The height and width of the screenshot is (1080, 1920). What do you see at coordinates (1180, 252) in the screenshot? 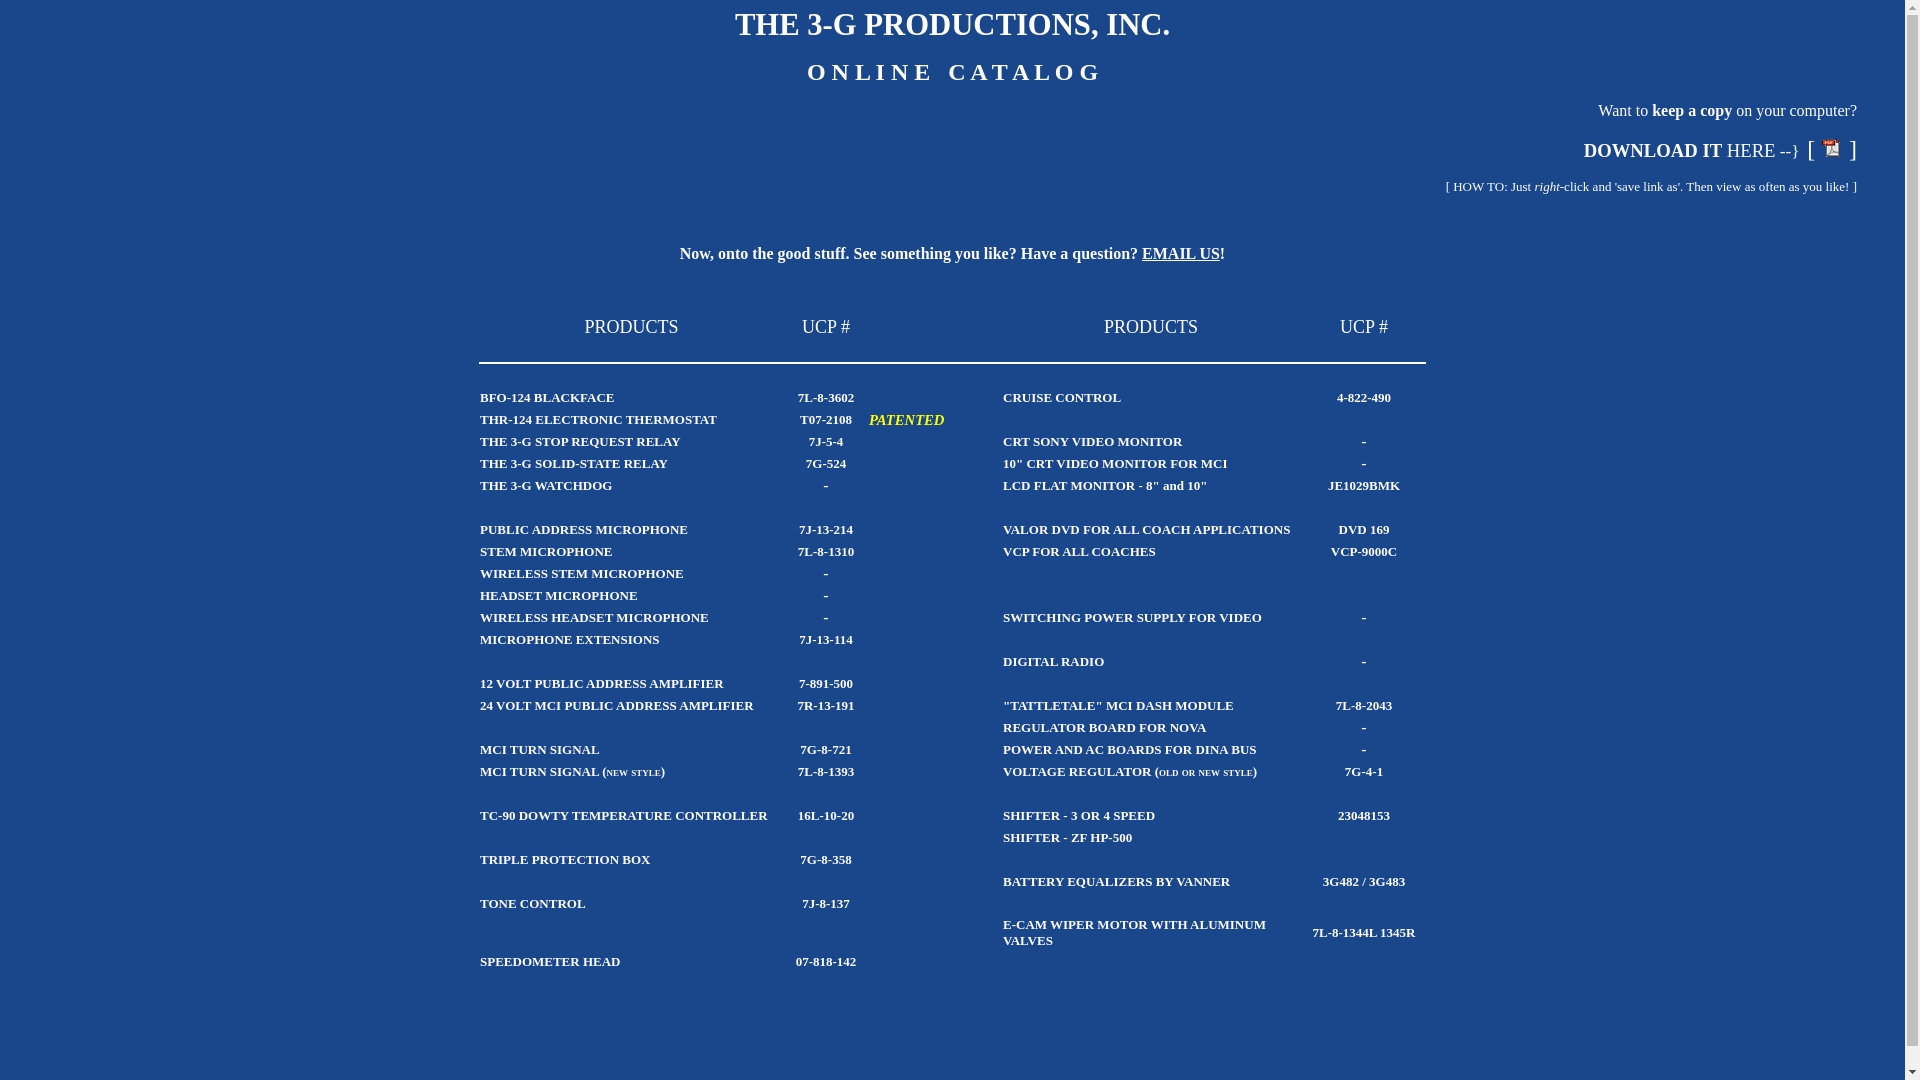
I see `'EMAIL US'` at bounding box center [1180, 252].